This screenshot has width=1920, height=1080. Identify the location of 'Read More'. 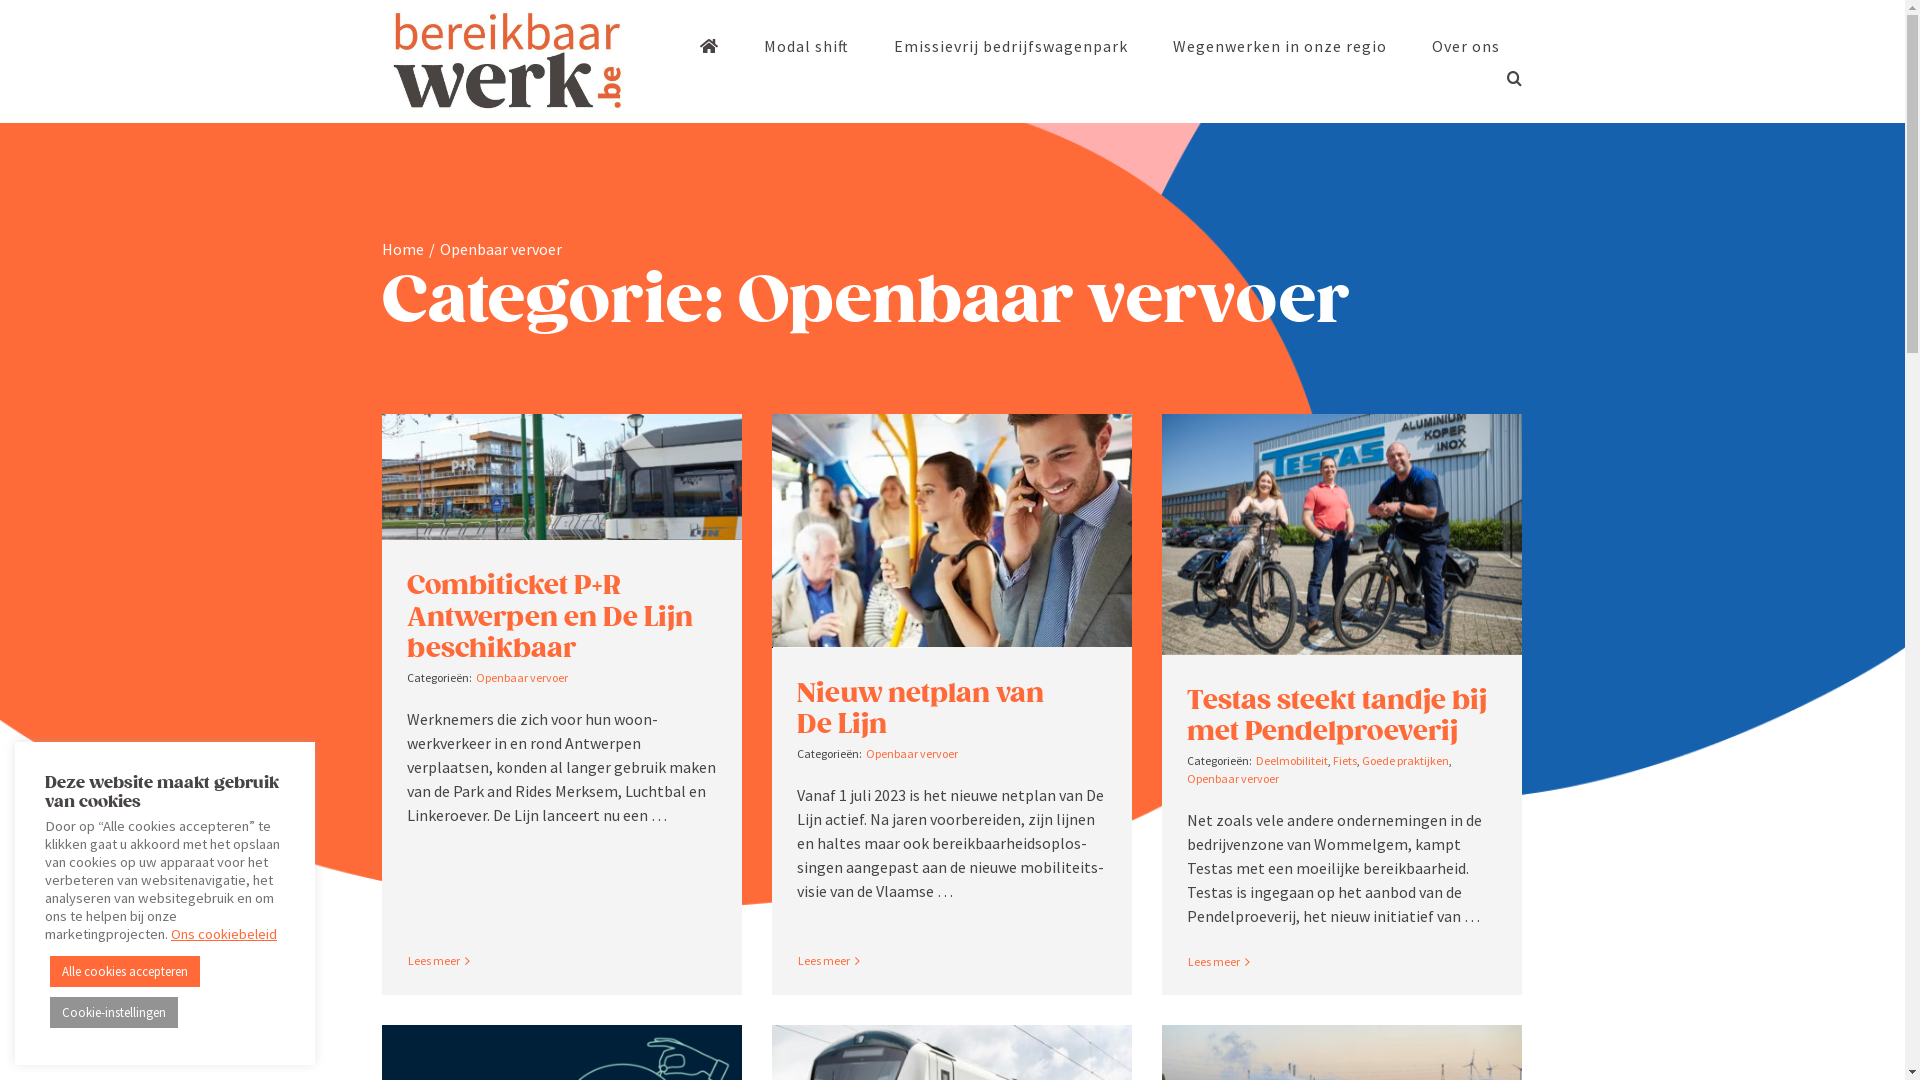
(823, 959).